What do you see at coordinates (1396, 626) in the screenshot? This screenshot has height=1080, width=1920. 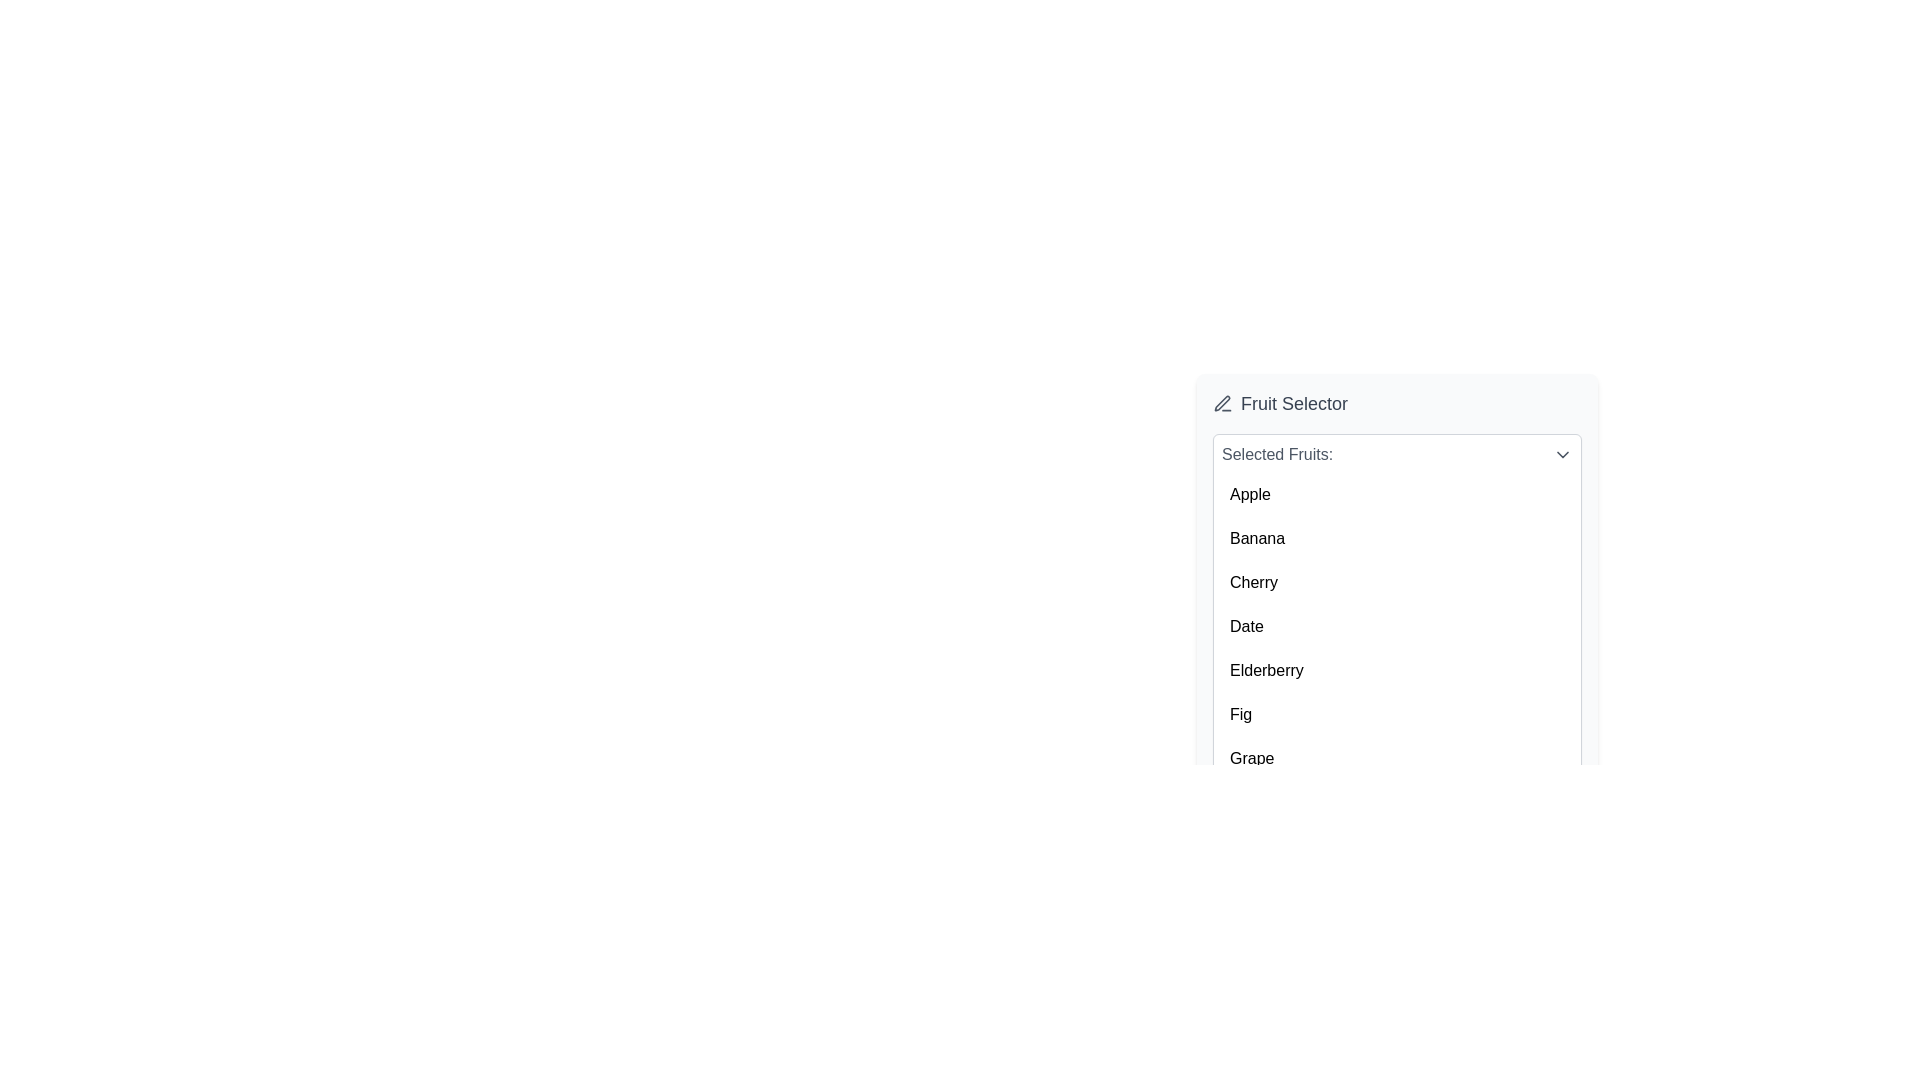 I see `the fourth selectable menu item in a vertically aligned list, which is positioned between 'Cherry' and 'Elderberry'` at bounding box center [1396, 626].